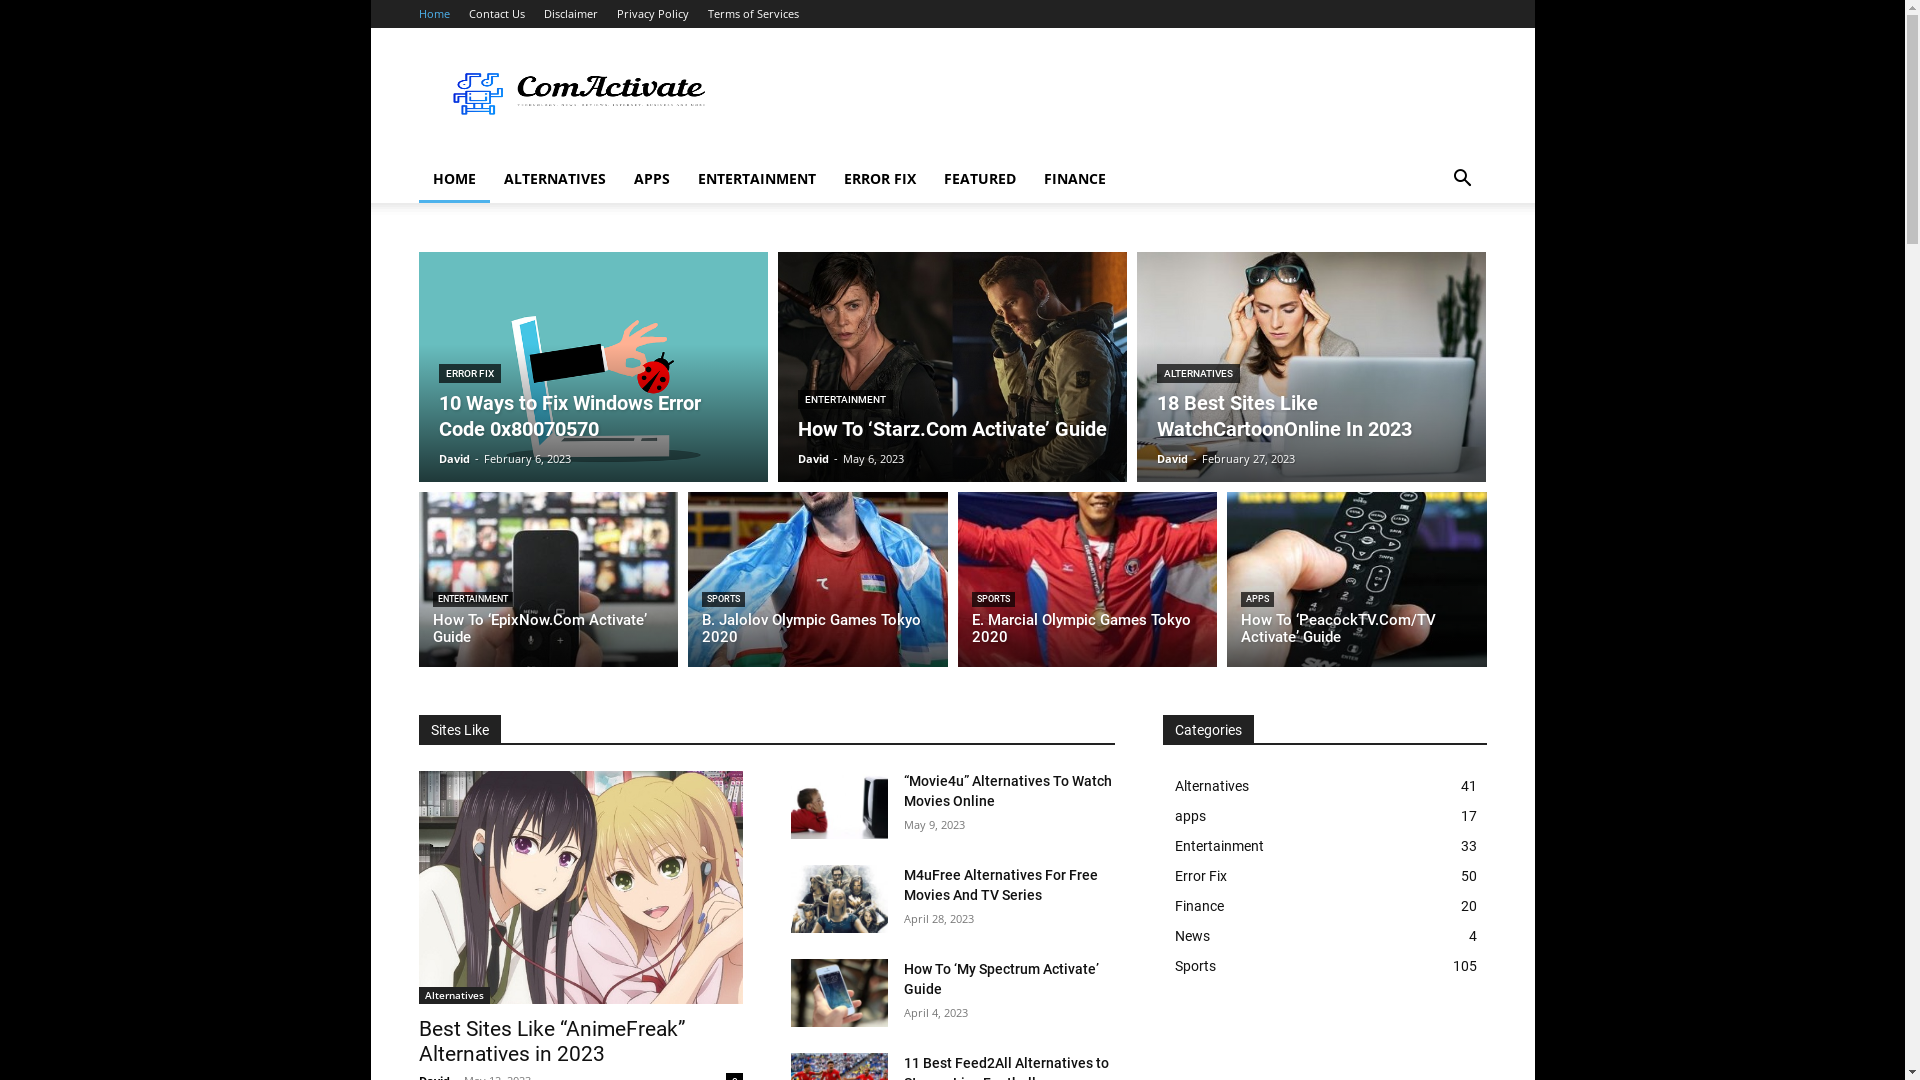  Describe the element at coordinates (845, 399) in the screenshot. I see `'ENTERTAINMENT'` at that location.